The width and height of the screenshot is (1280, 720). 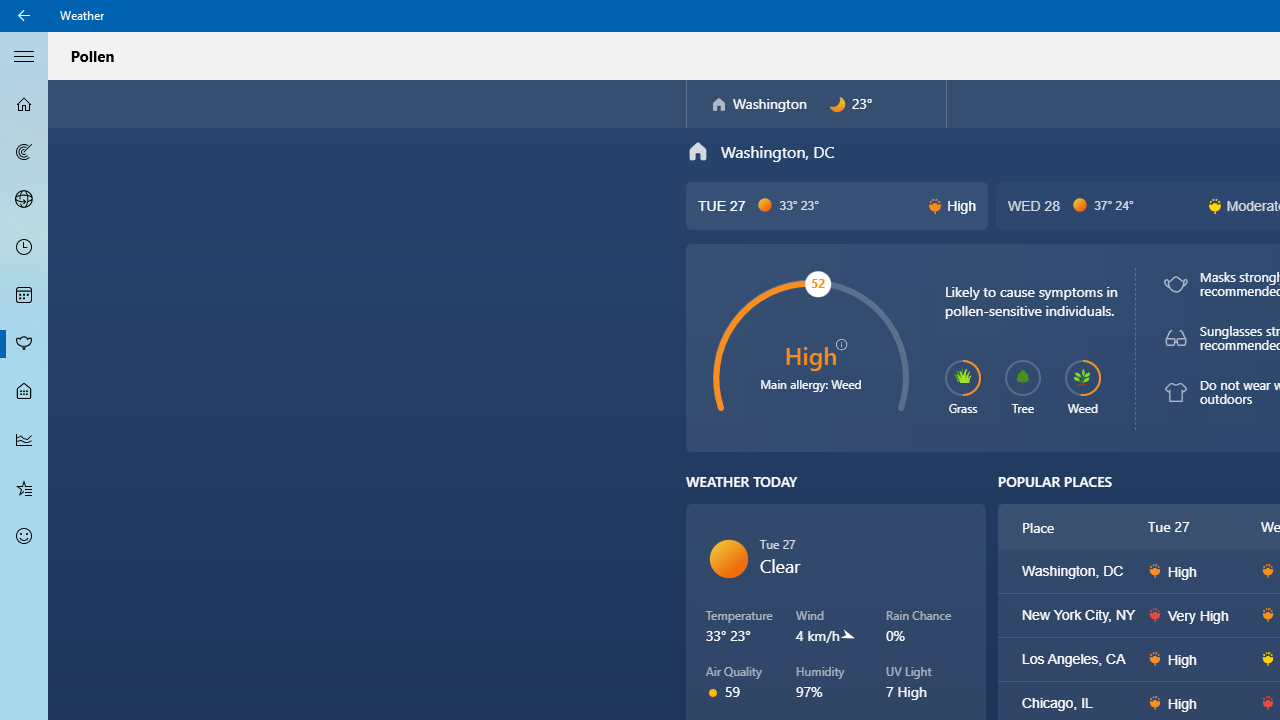 I want to click on 'Monthly Forecast - Not Selected', so click(x=24, y=295).